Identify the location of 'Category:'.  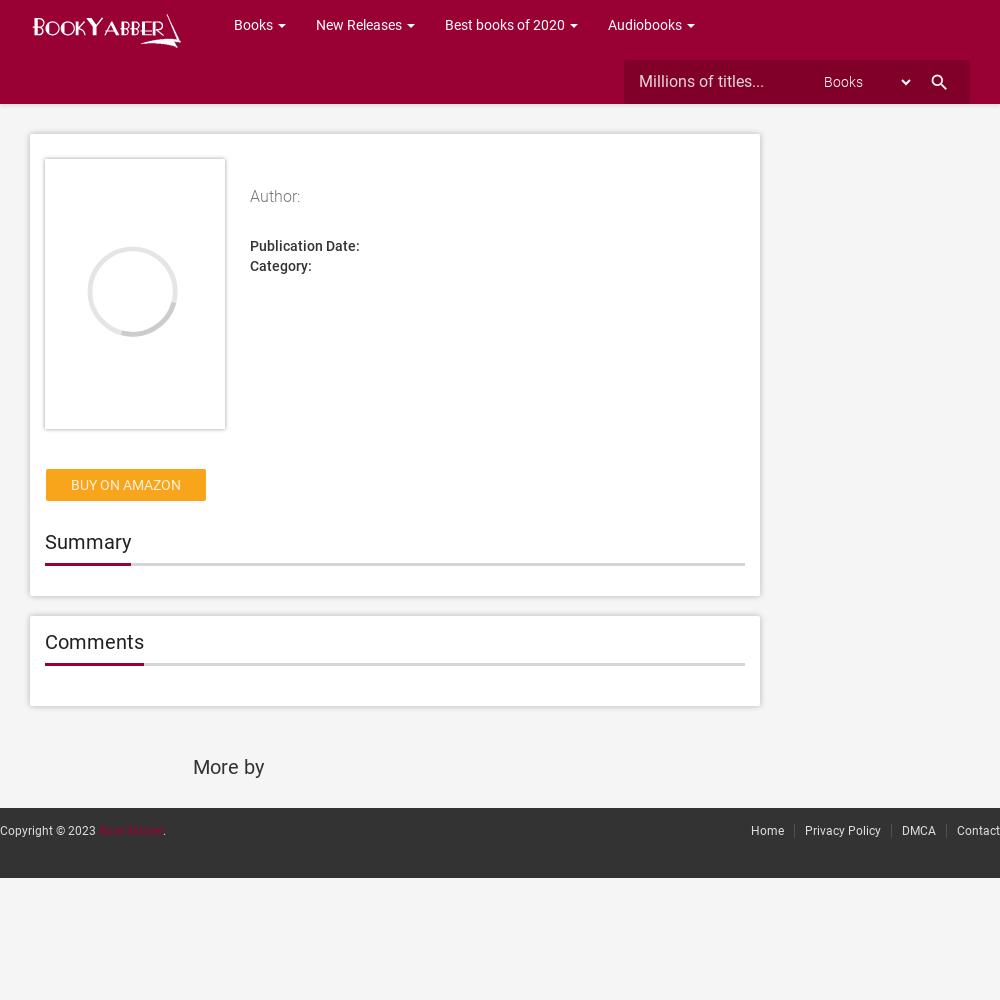
(281, 265).